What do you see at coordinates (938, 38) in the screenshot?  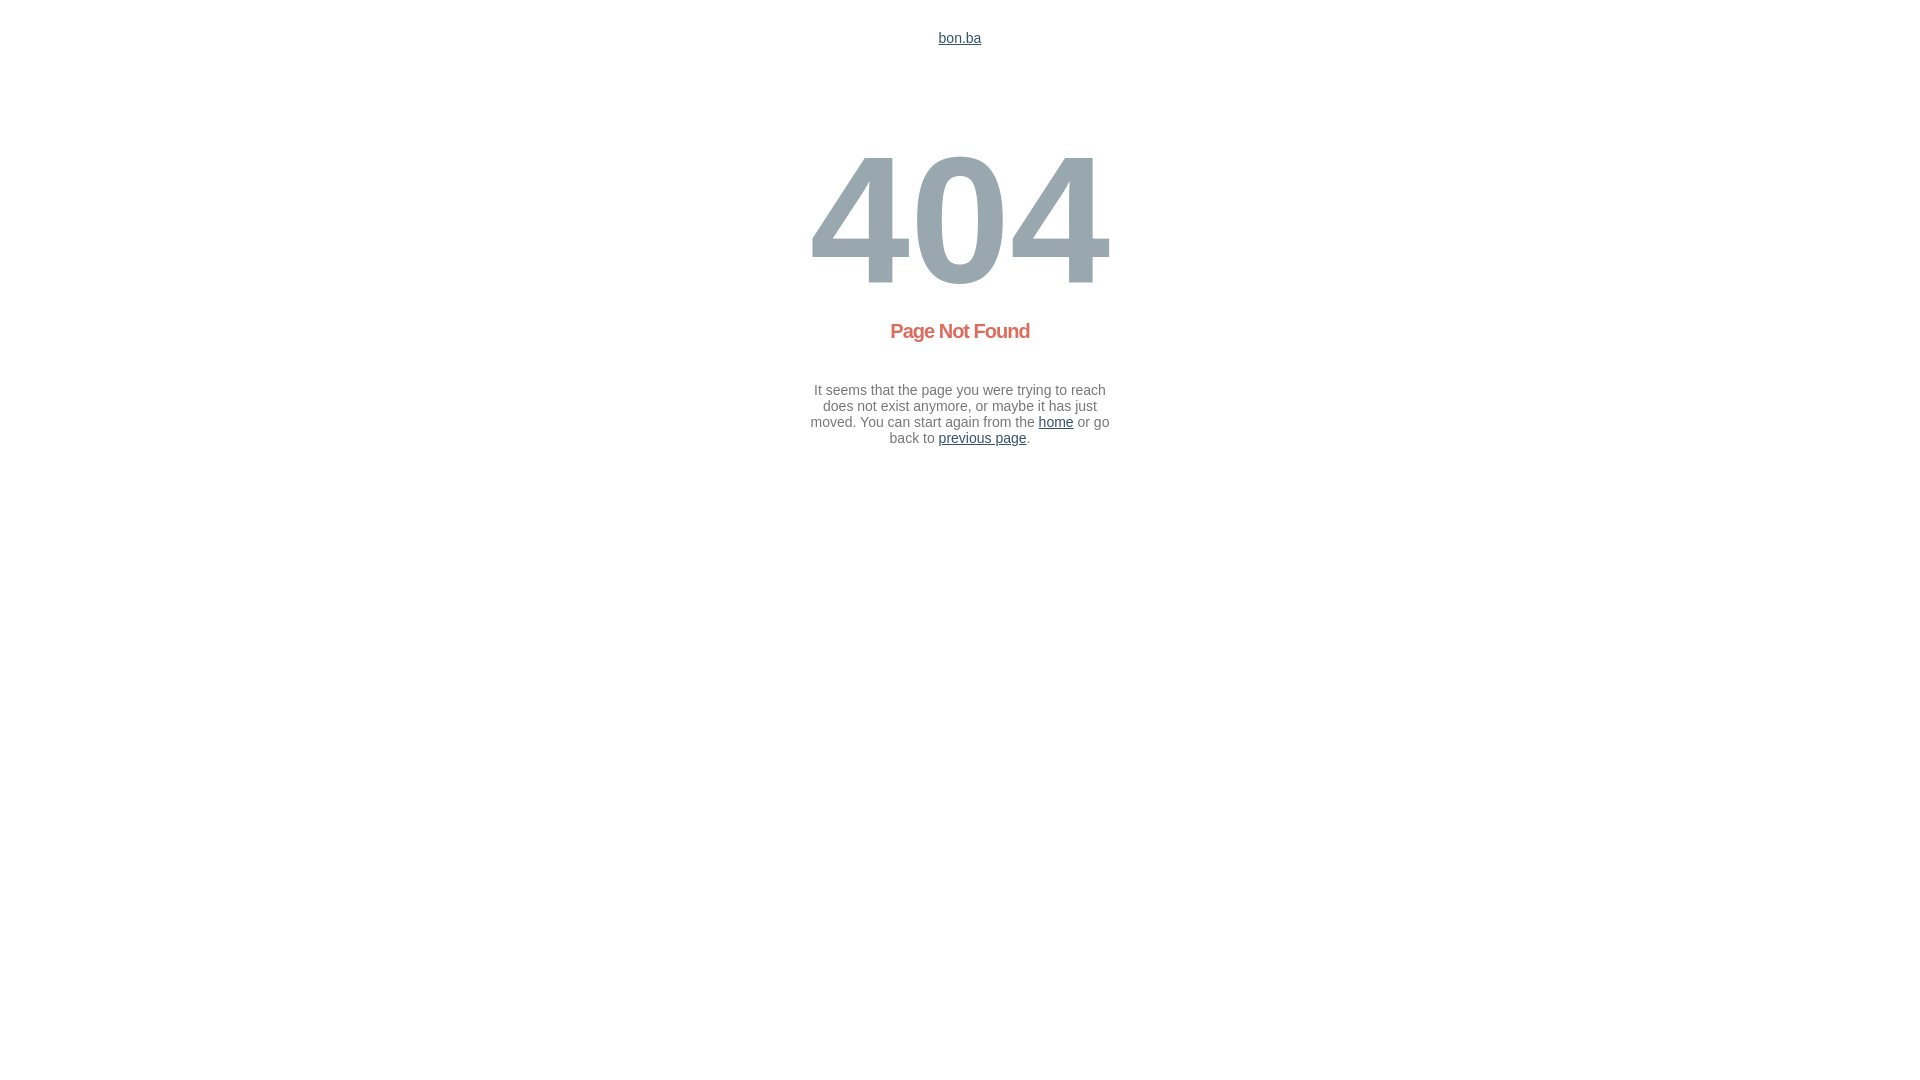 I see `'bon.ba'` at bounding box center [938, 38].